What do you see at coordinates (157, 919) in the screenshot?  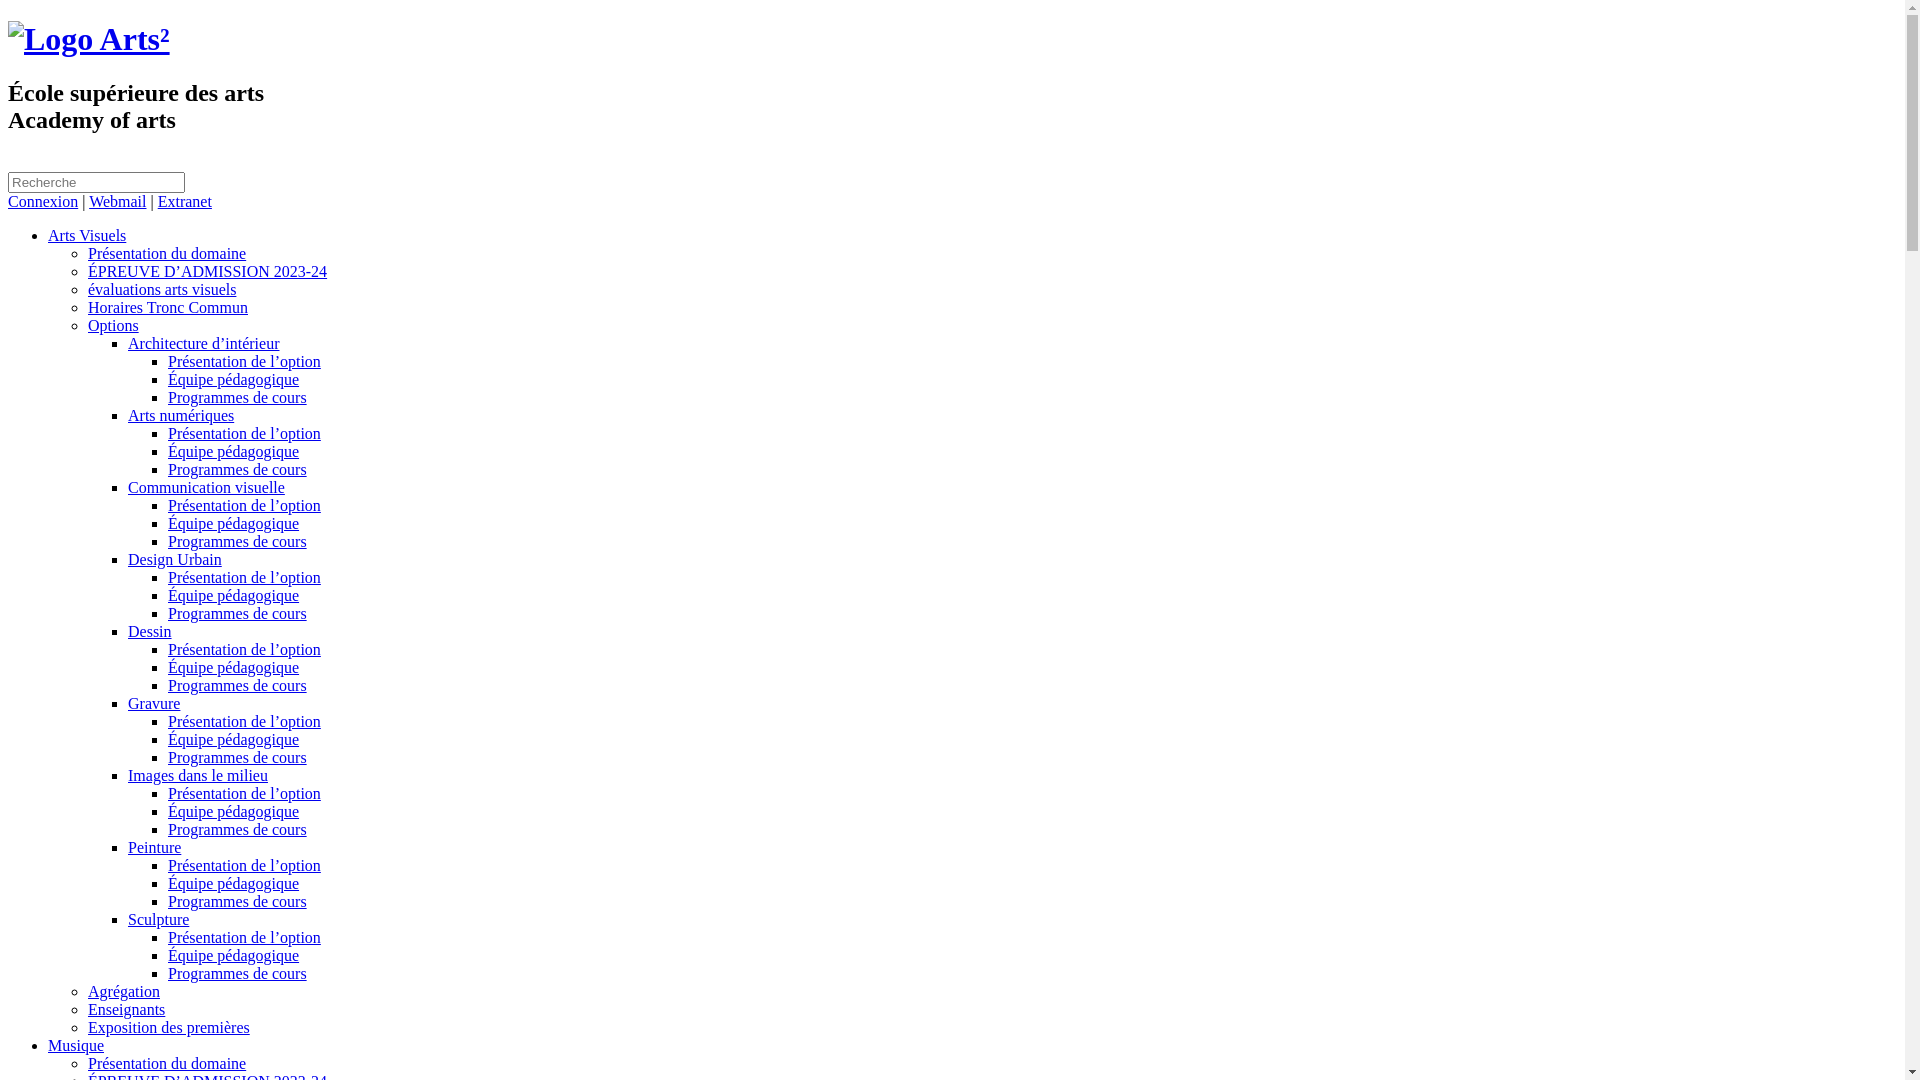 I see `'Sculpture'` at bounding box center [157, 919].